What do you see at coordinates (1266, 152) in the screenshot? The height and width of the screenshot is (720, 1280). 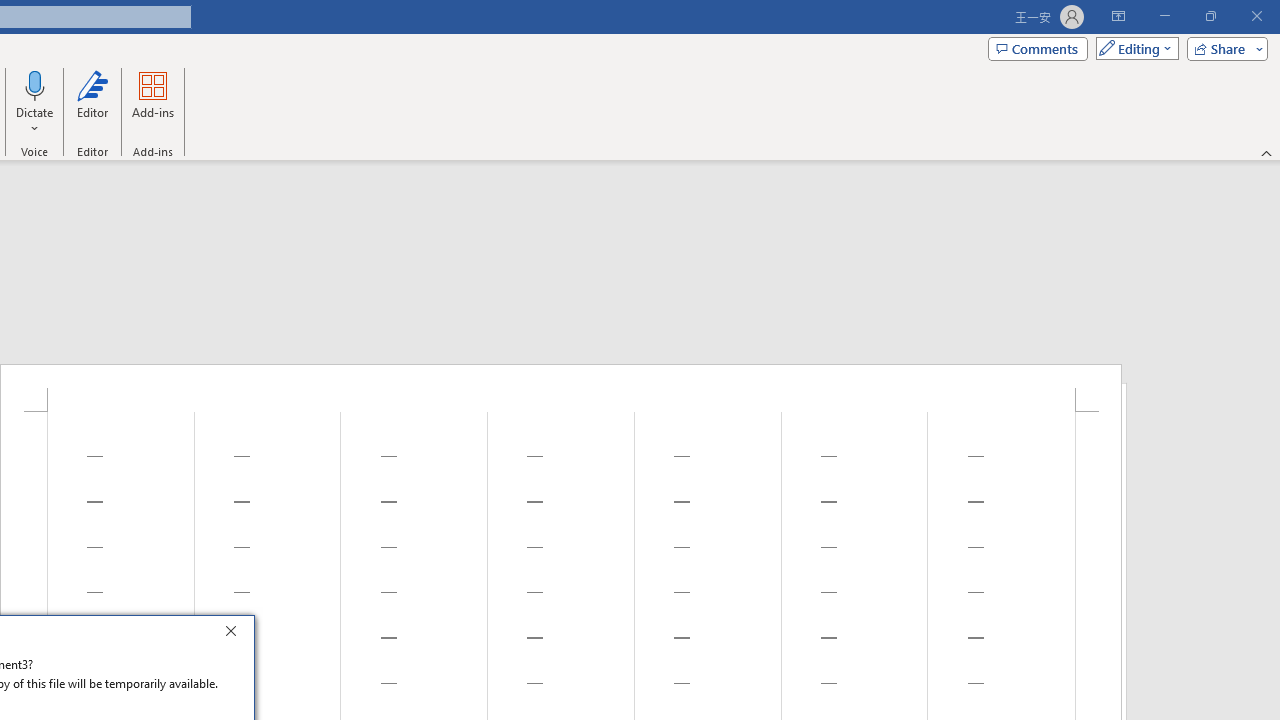 I see `'Collapse the Ribbon'` at bounding box center [1266, 152].